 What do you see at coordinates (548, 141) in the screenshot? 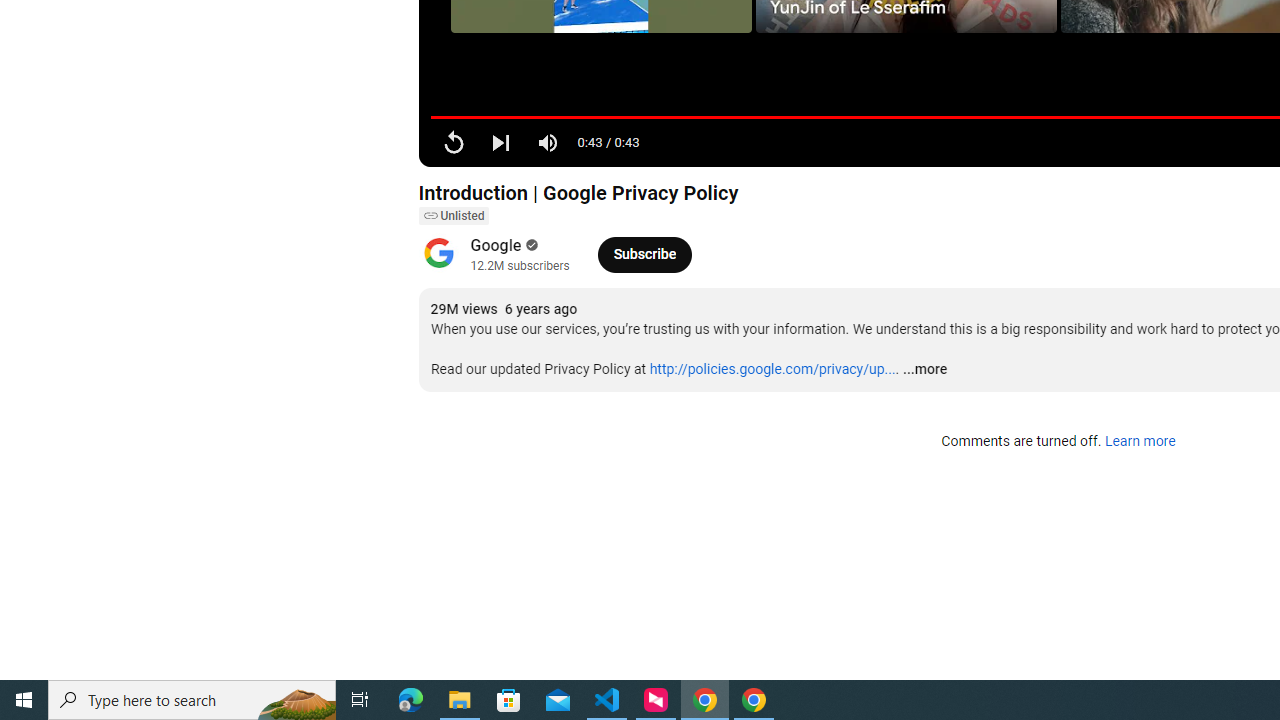
I see `'Mute (m)'` at bounding box center [548, 141].